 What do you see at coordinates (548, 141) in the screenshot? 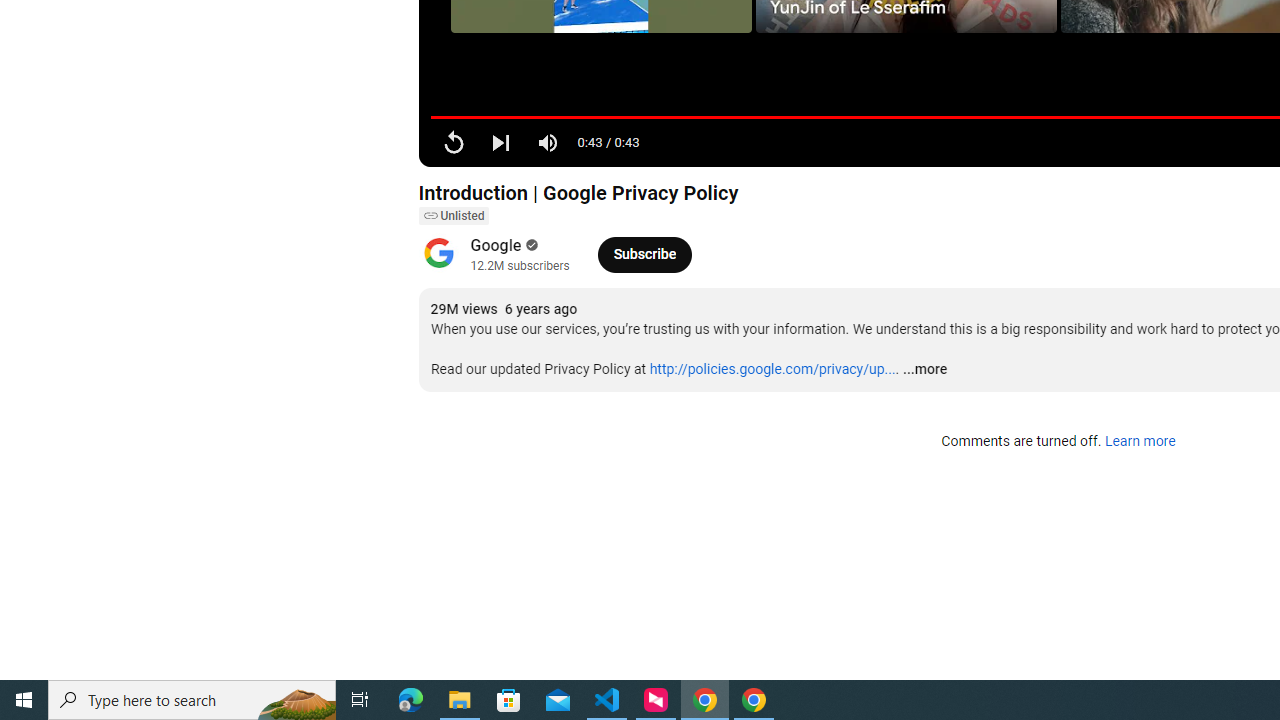
I see `'Mute (m)'` at bounding box center [548, 141].